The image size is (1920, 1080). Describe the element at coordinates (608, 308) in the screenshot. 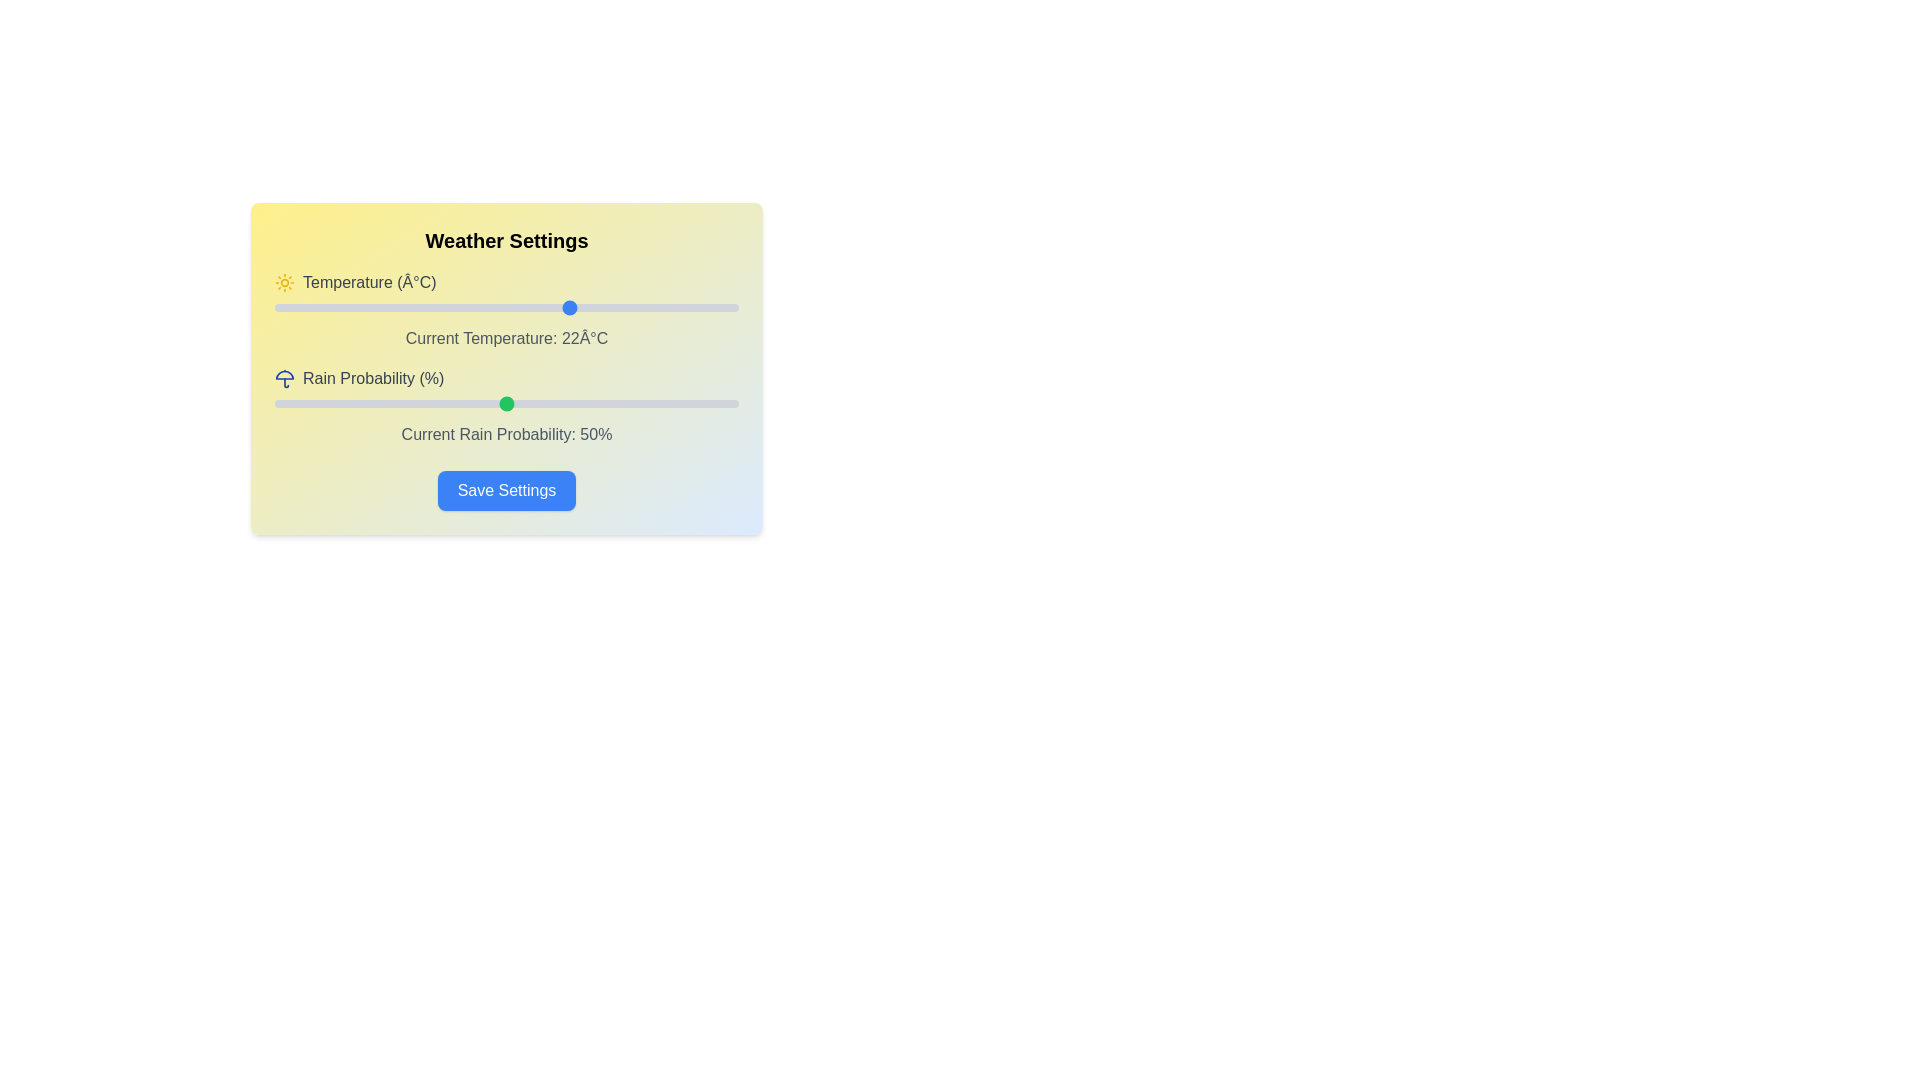

I see `the temperature slider to 26 degrees Celsius` at that location.